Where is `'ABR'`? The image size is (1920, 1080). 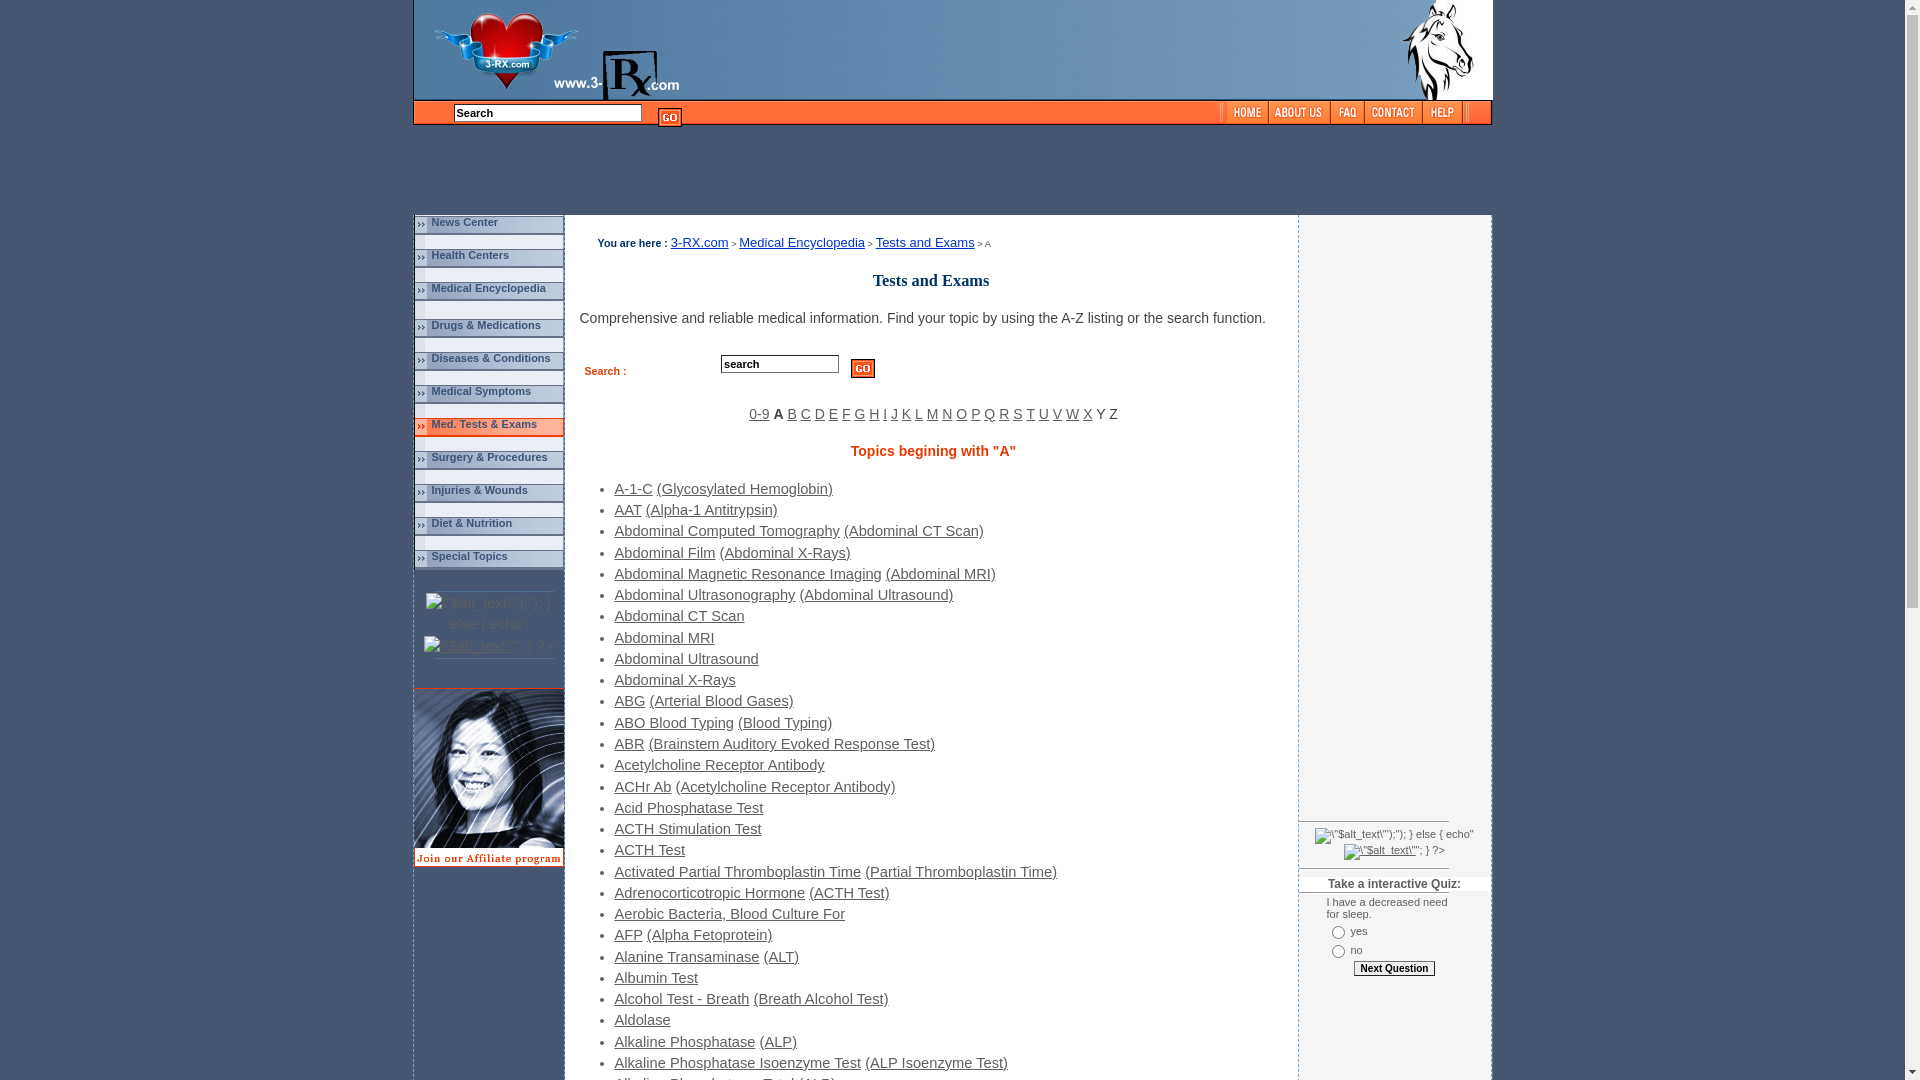 'ABR' is located at coordinates (613, 744).